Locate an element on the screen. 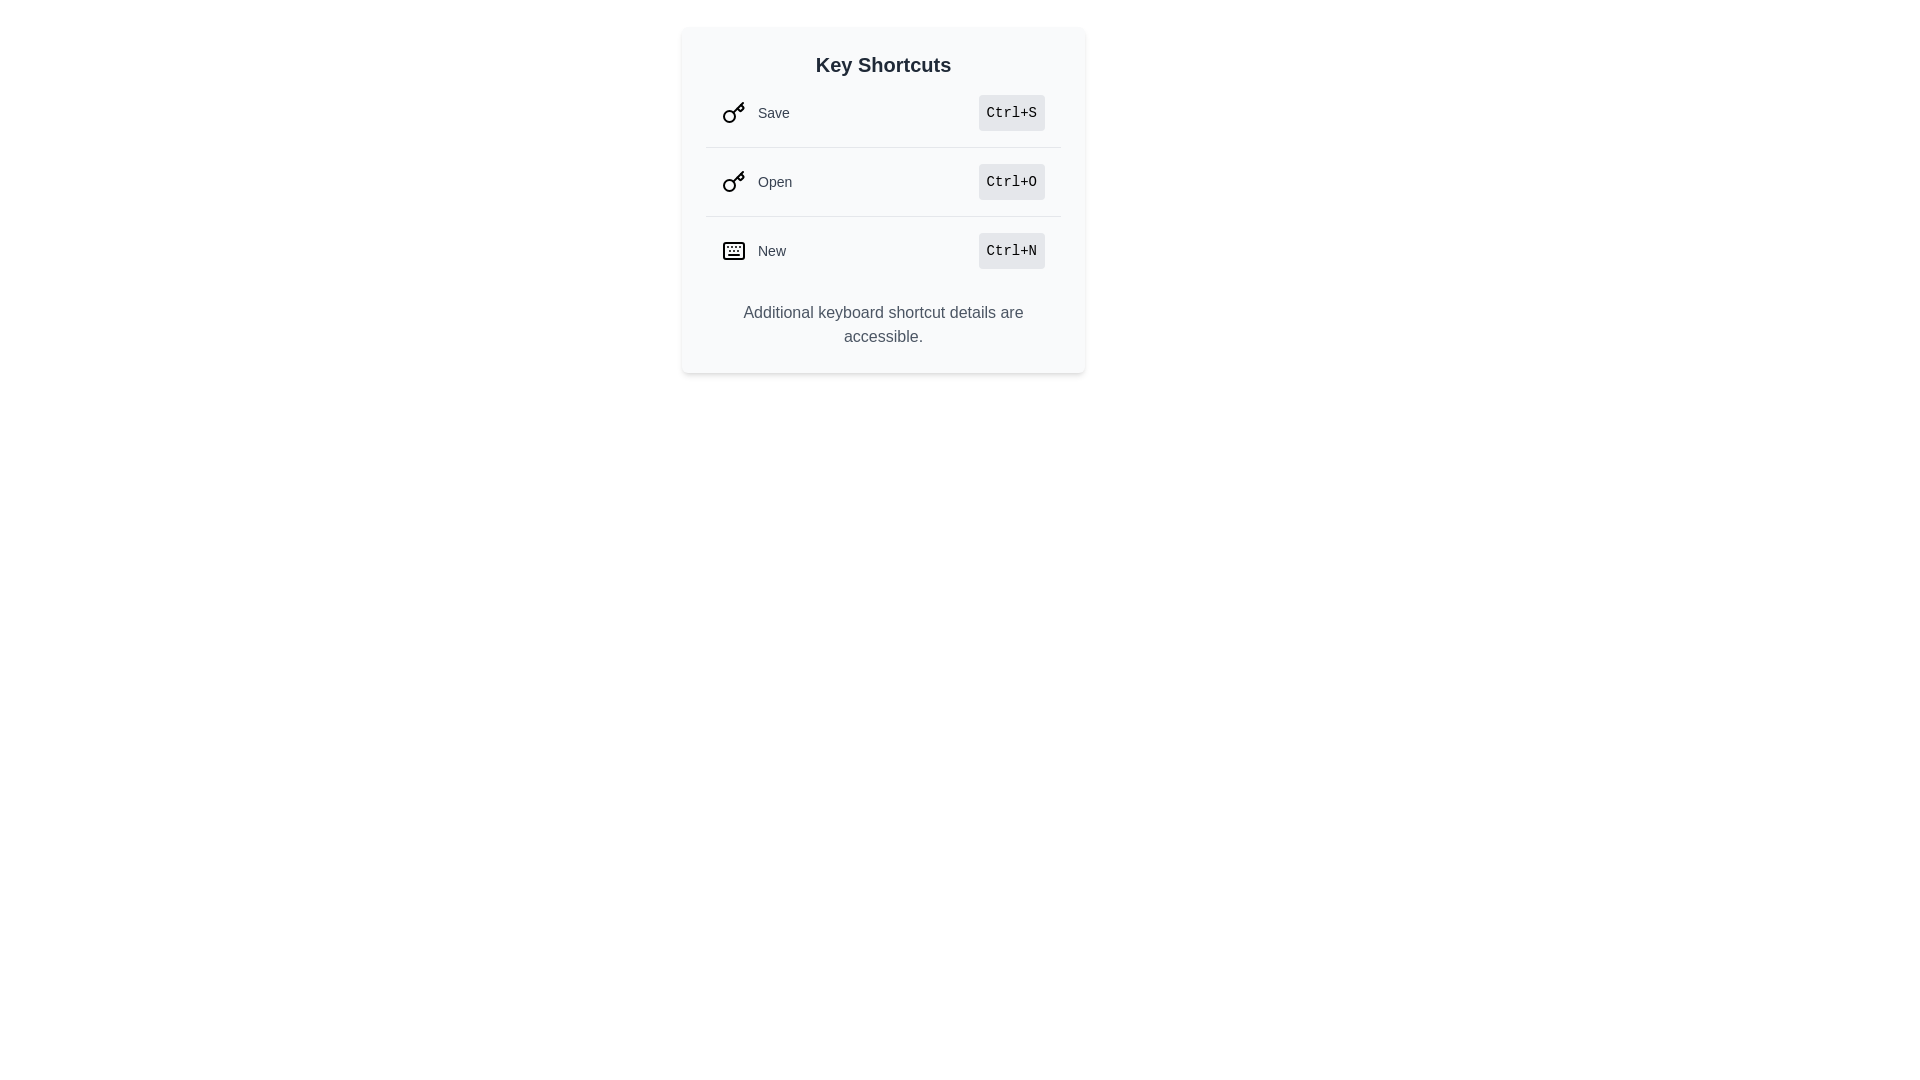  the small circular element that is part of the key icon, located adjacent to the 'Open' text in the second list item of the 'Key Shortcuts' section is located at coordinates (728, 185).